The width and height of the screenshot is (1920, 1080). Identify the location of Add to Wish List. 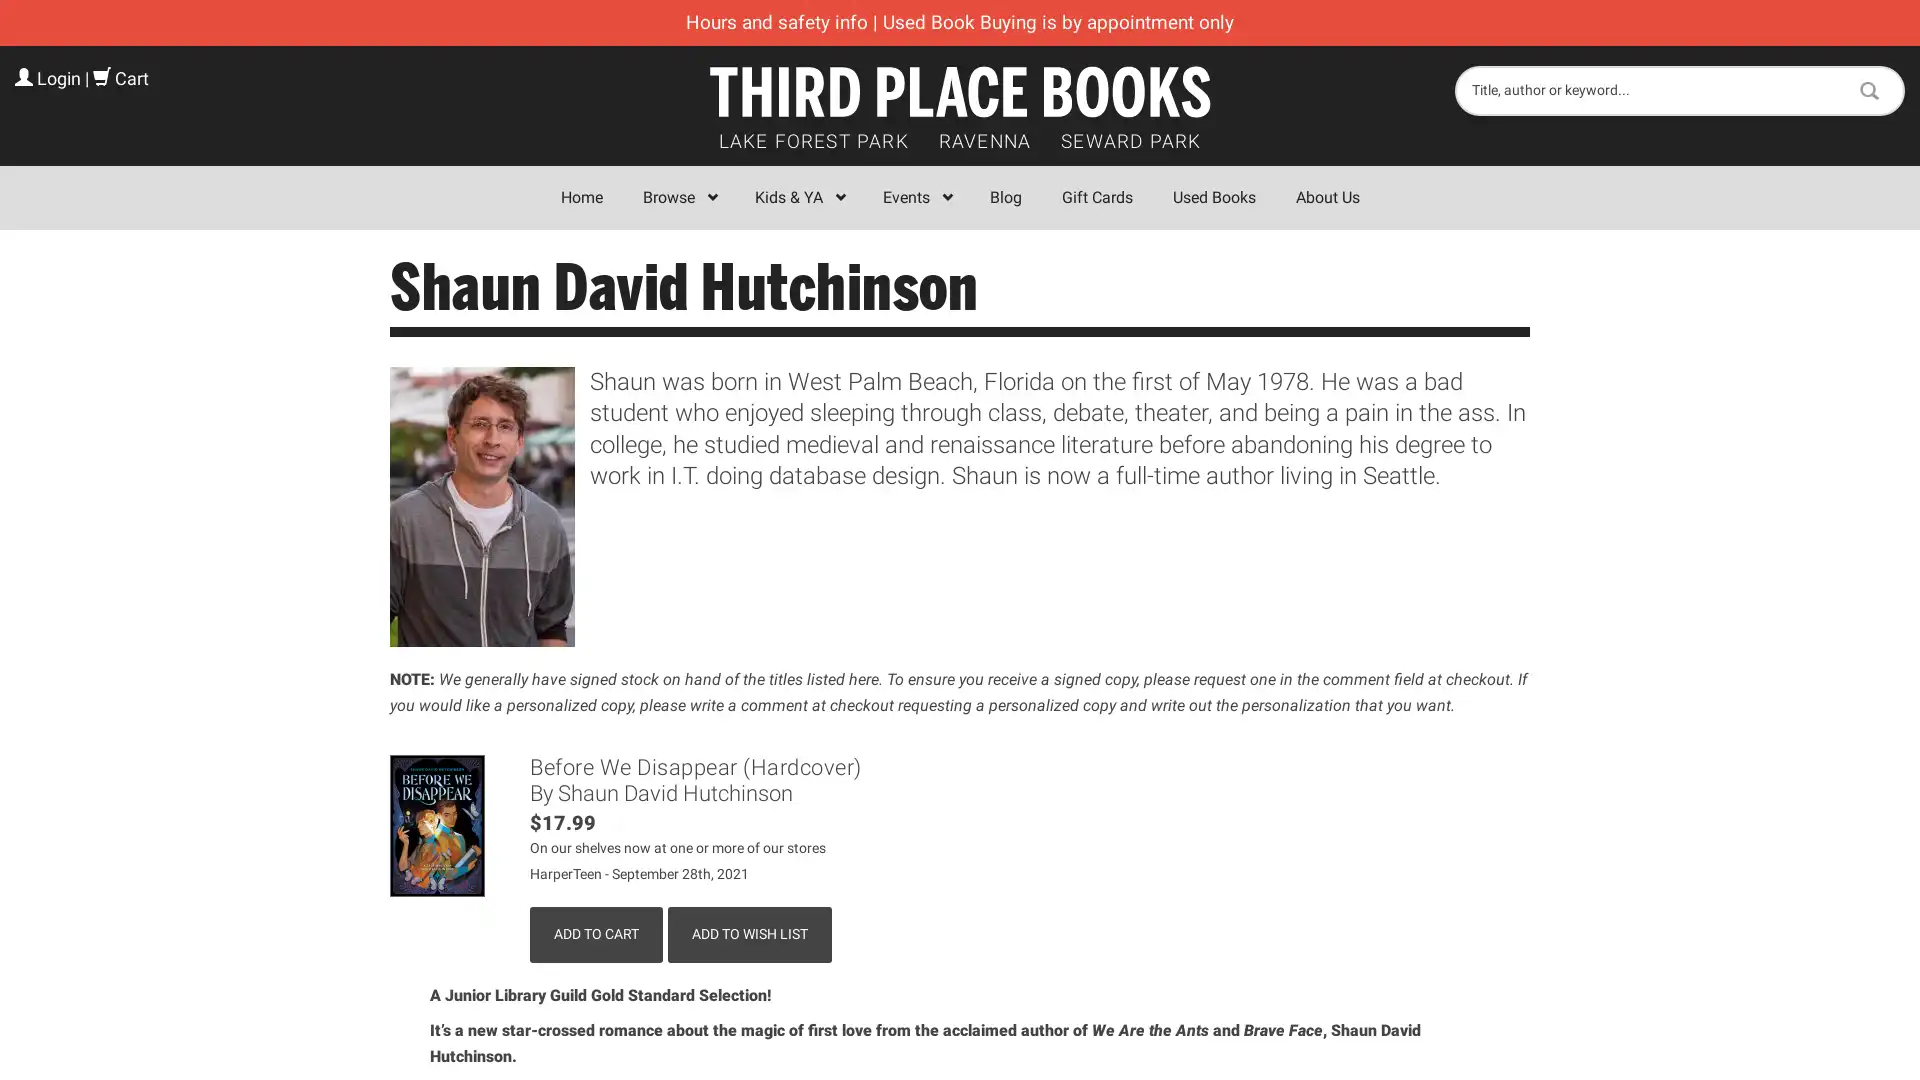
(748, 934).